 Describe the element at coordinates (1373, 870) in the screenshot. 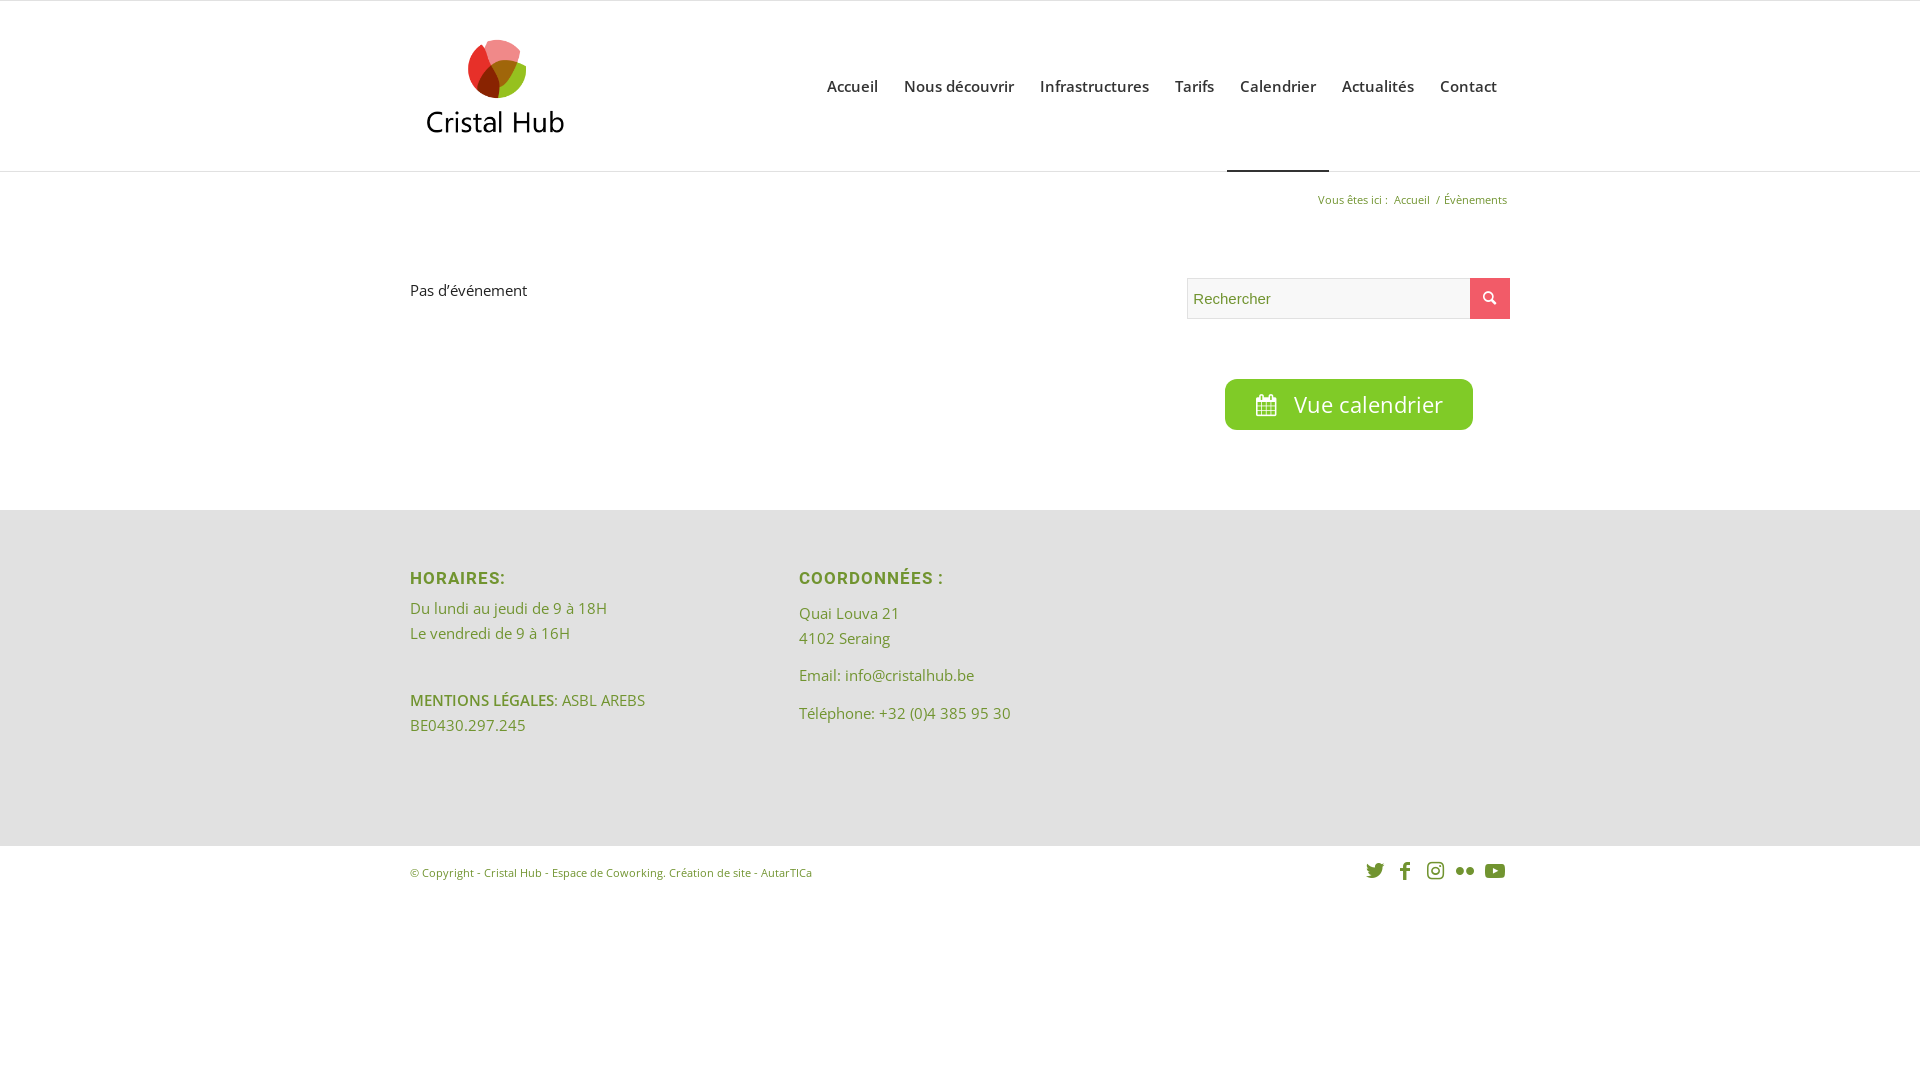

I see `'Twitter'` at that location.